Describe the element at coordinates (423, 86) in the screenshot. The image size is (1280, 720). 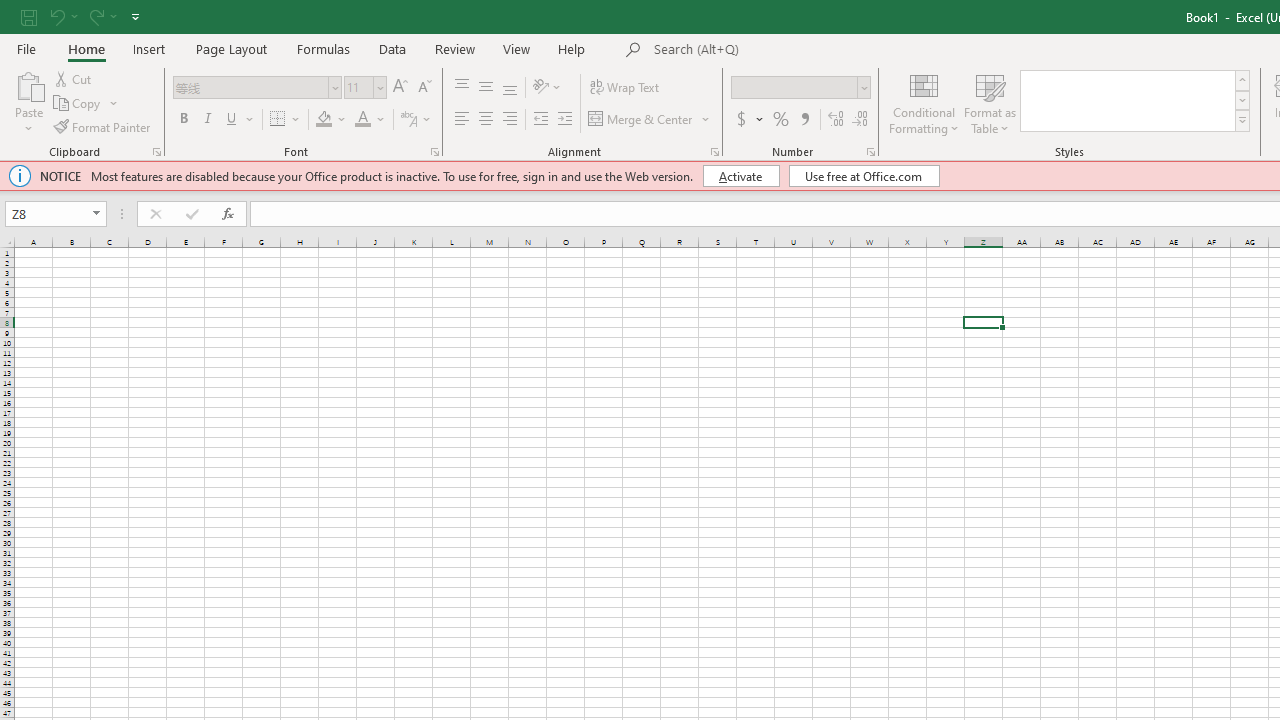
I see `'Decrease Font Size'` at that location.